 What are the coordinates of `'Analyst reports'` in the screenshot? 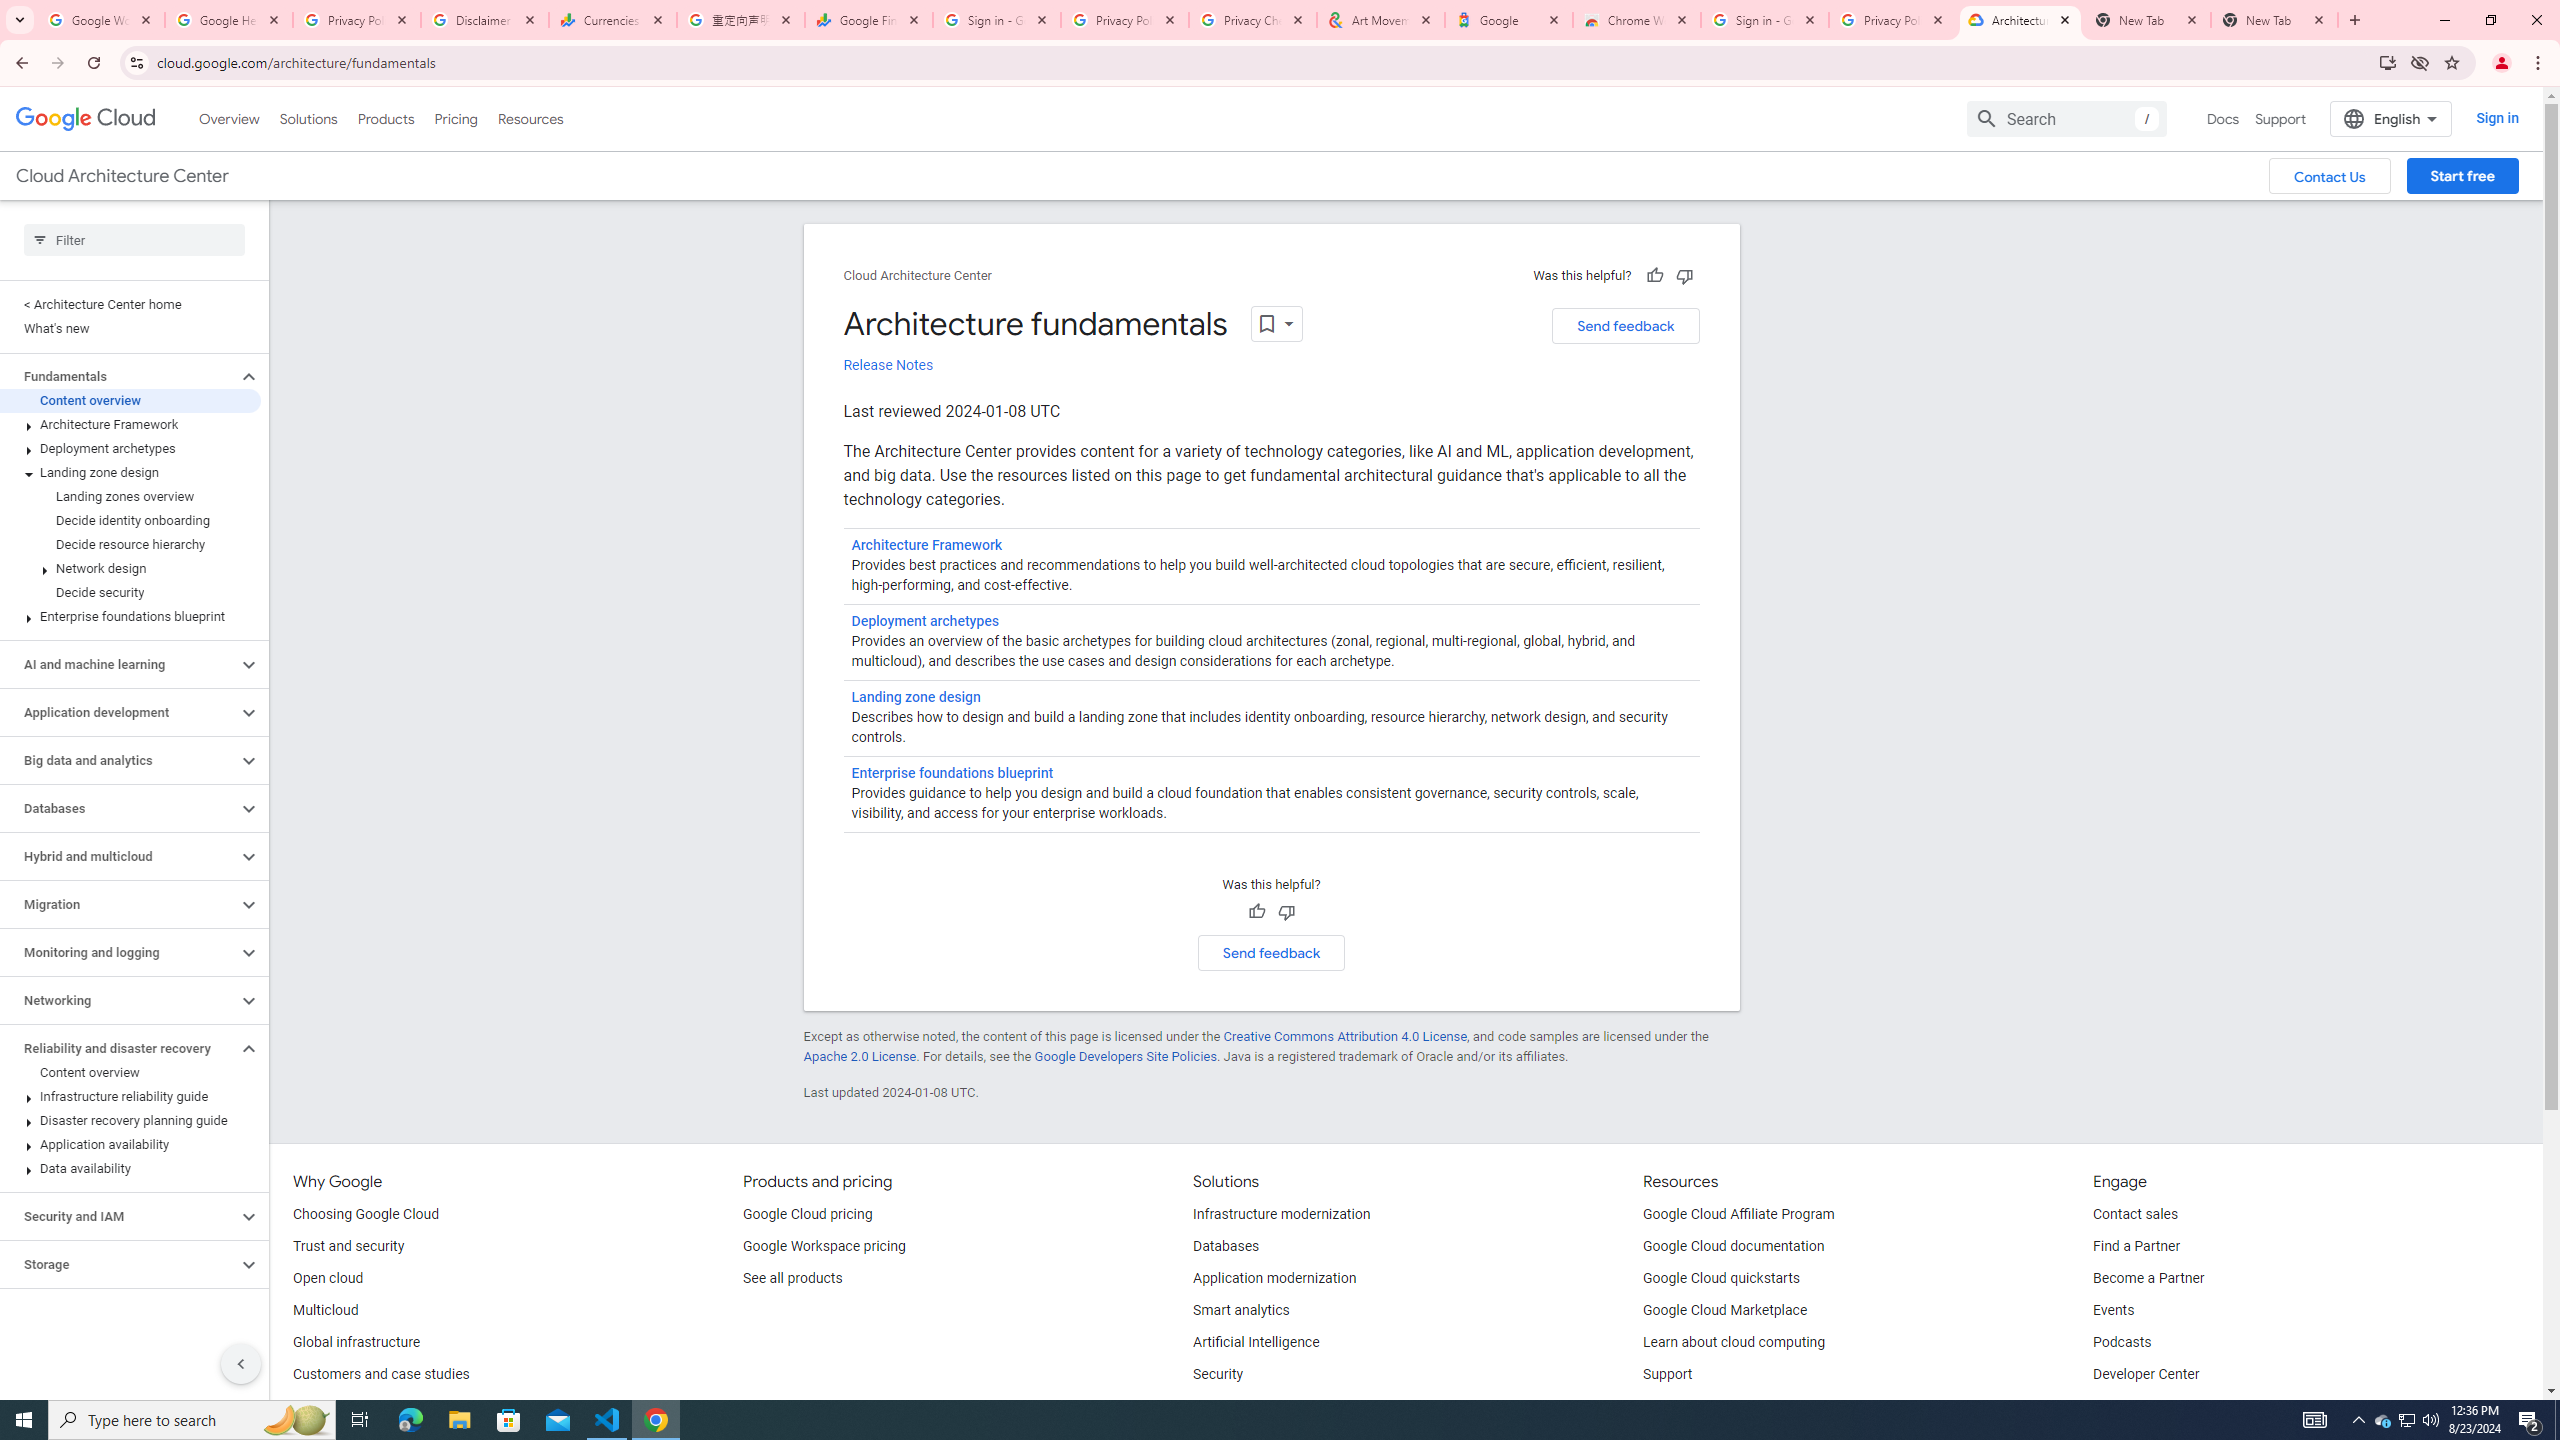 It's located at (339, 1405).